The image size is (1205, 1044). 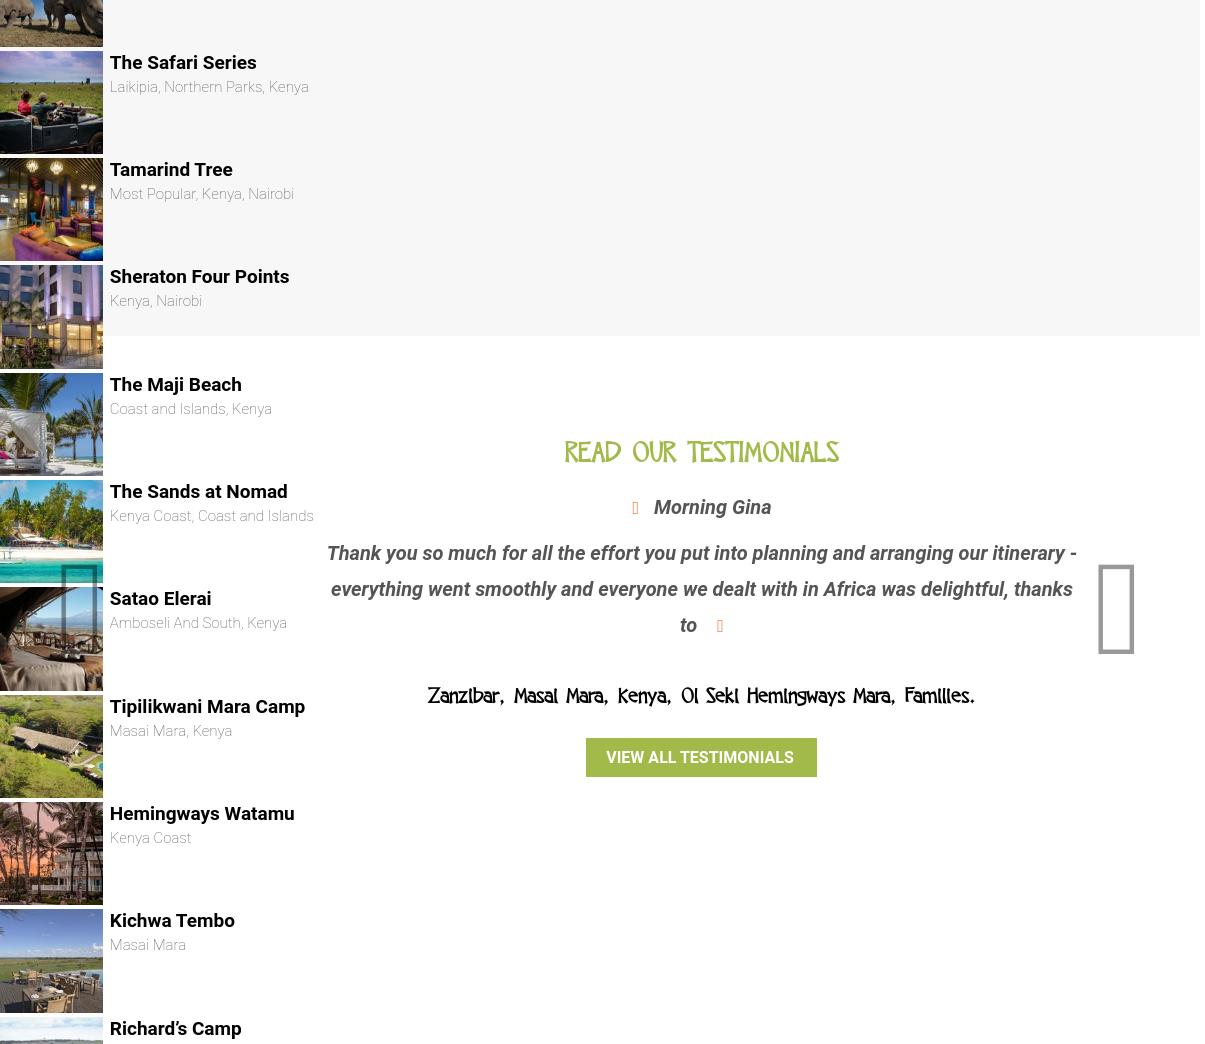 What do you see at coordinates (181, 60) in the screenshot?
I see `'The Safari Series'` at bounding box center [181, 60].